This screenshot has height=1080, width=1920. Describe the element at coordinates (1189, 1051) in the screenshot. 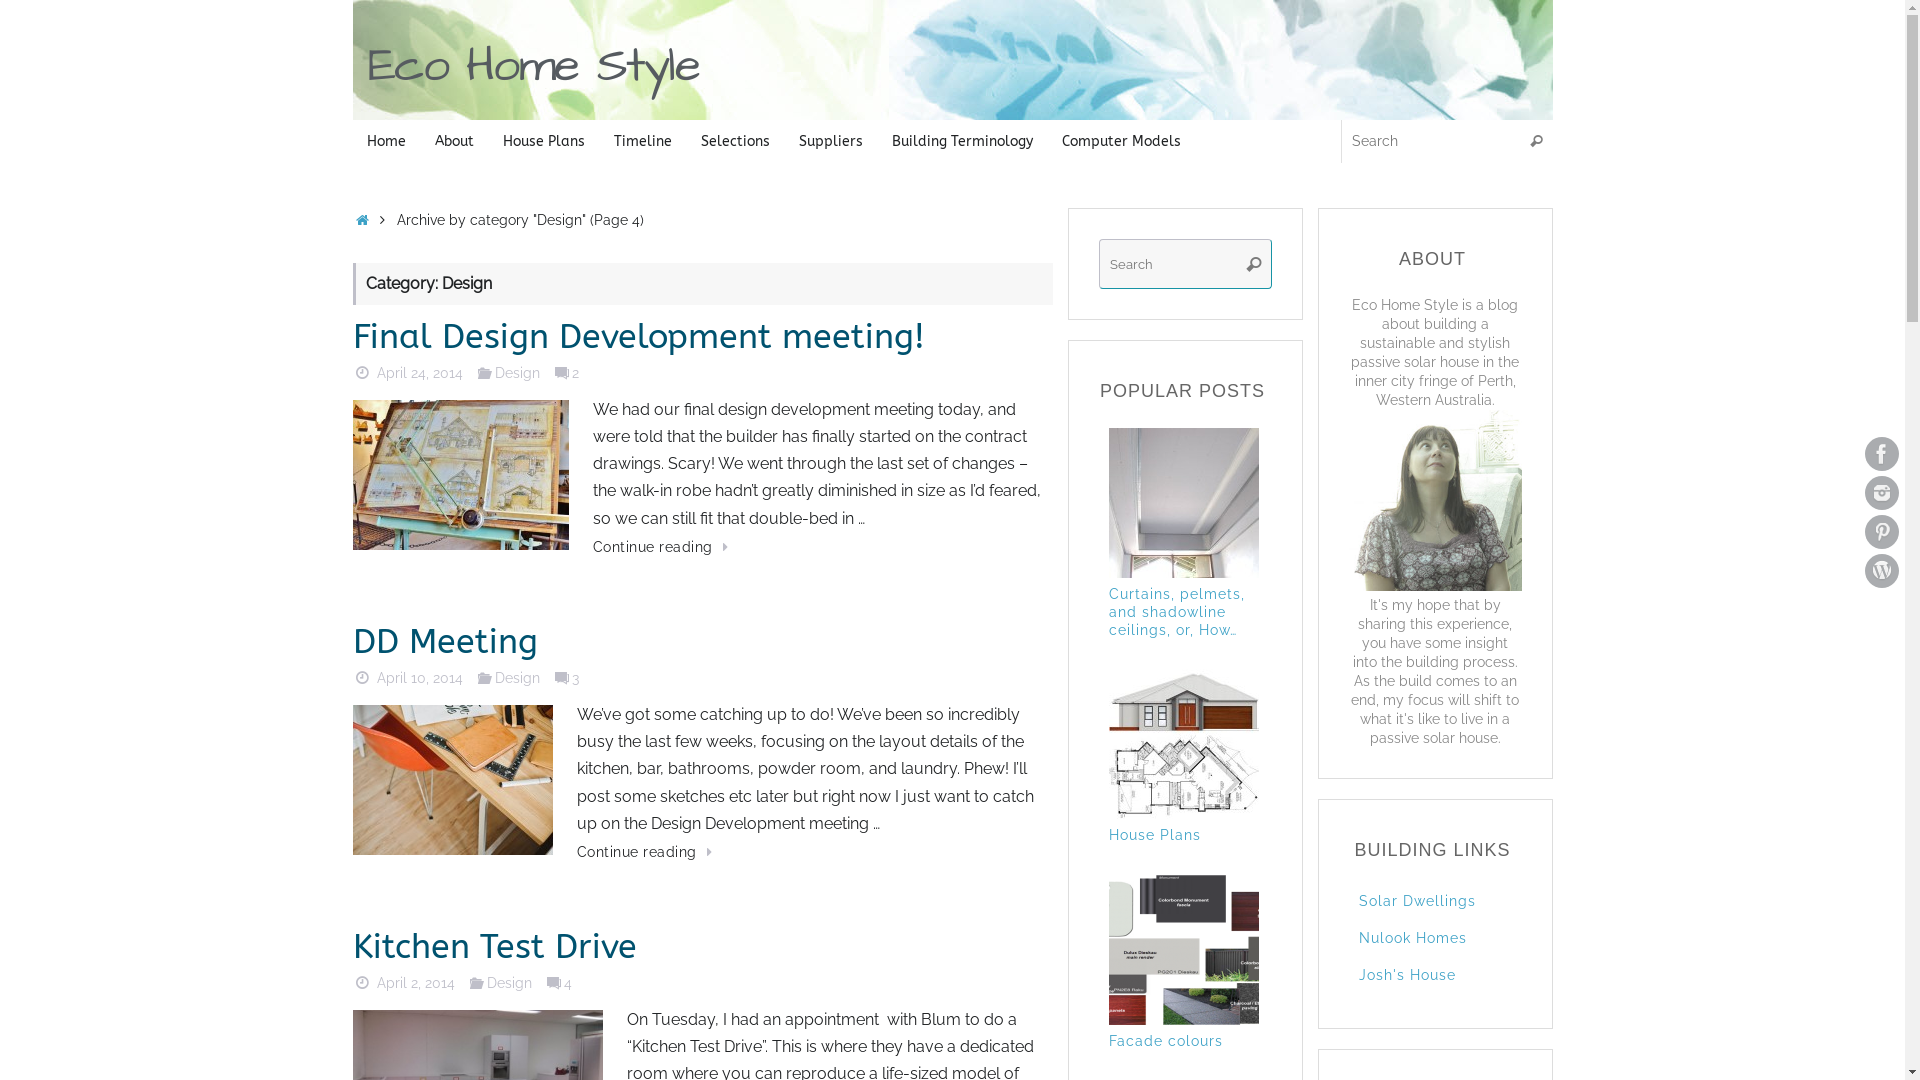

I see `'Facade colours'` at that location.